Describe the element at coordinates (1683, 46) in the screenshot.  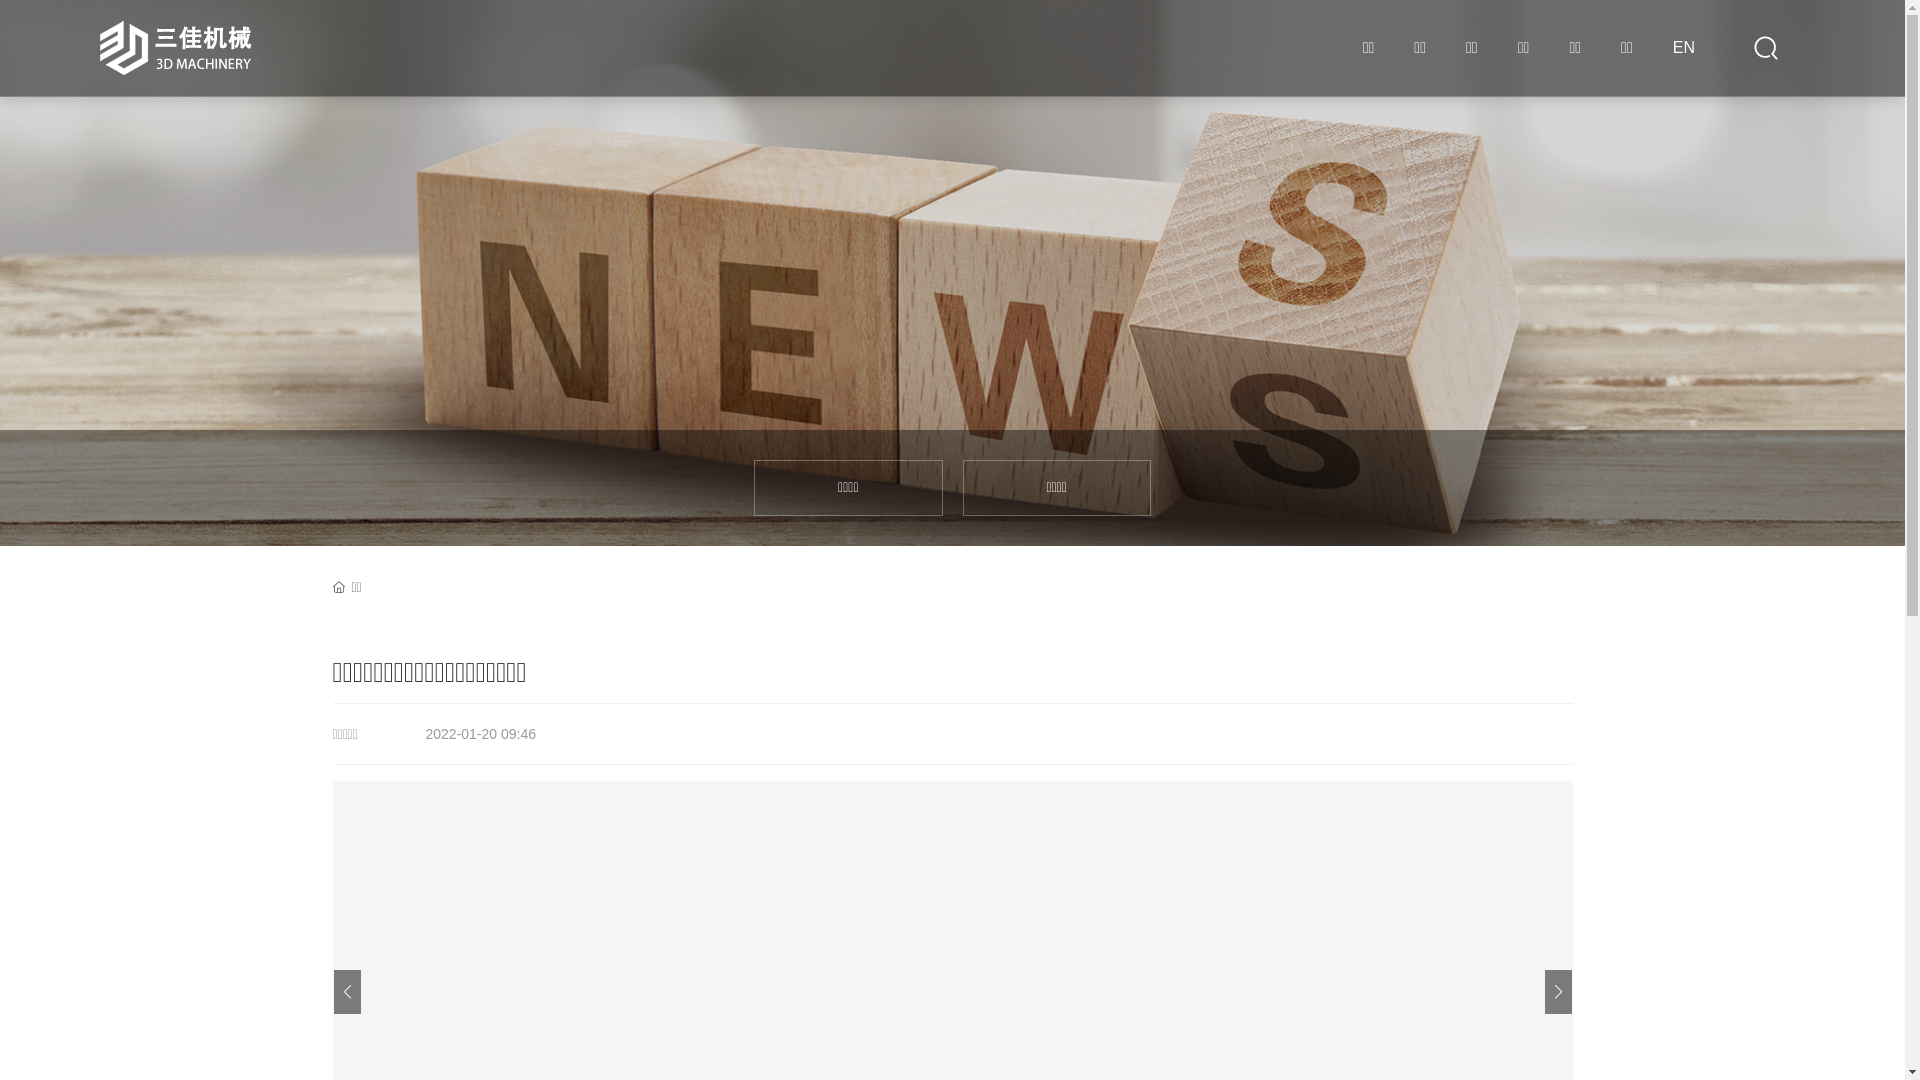
I see `'EN'` at that location.